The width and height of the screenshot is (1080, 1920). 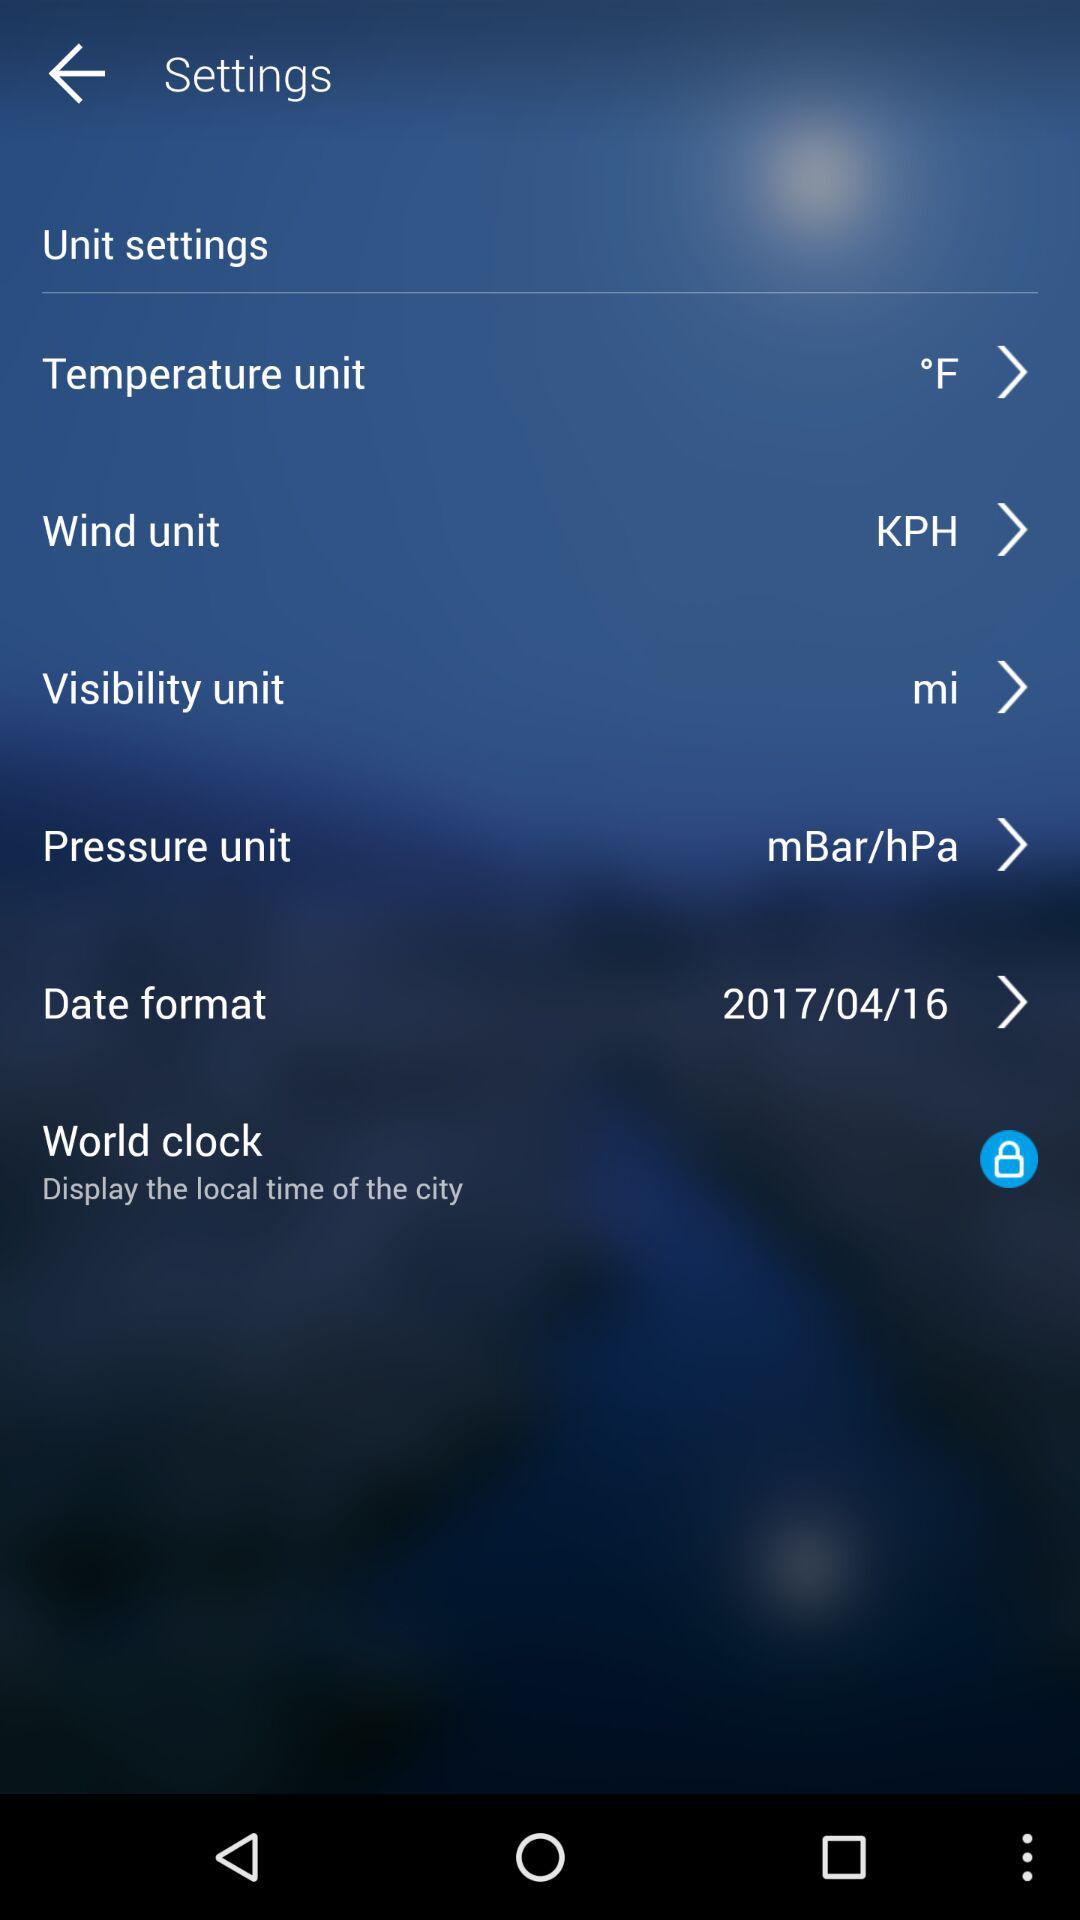 What do you see at coordinates (115, 78) in the screenshot?
I see `the arrow_backward icon` at bounding box center [115, 78].